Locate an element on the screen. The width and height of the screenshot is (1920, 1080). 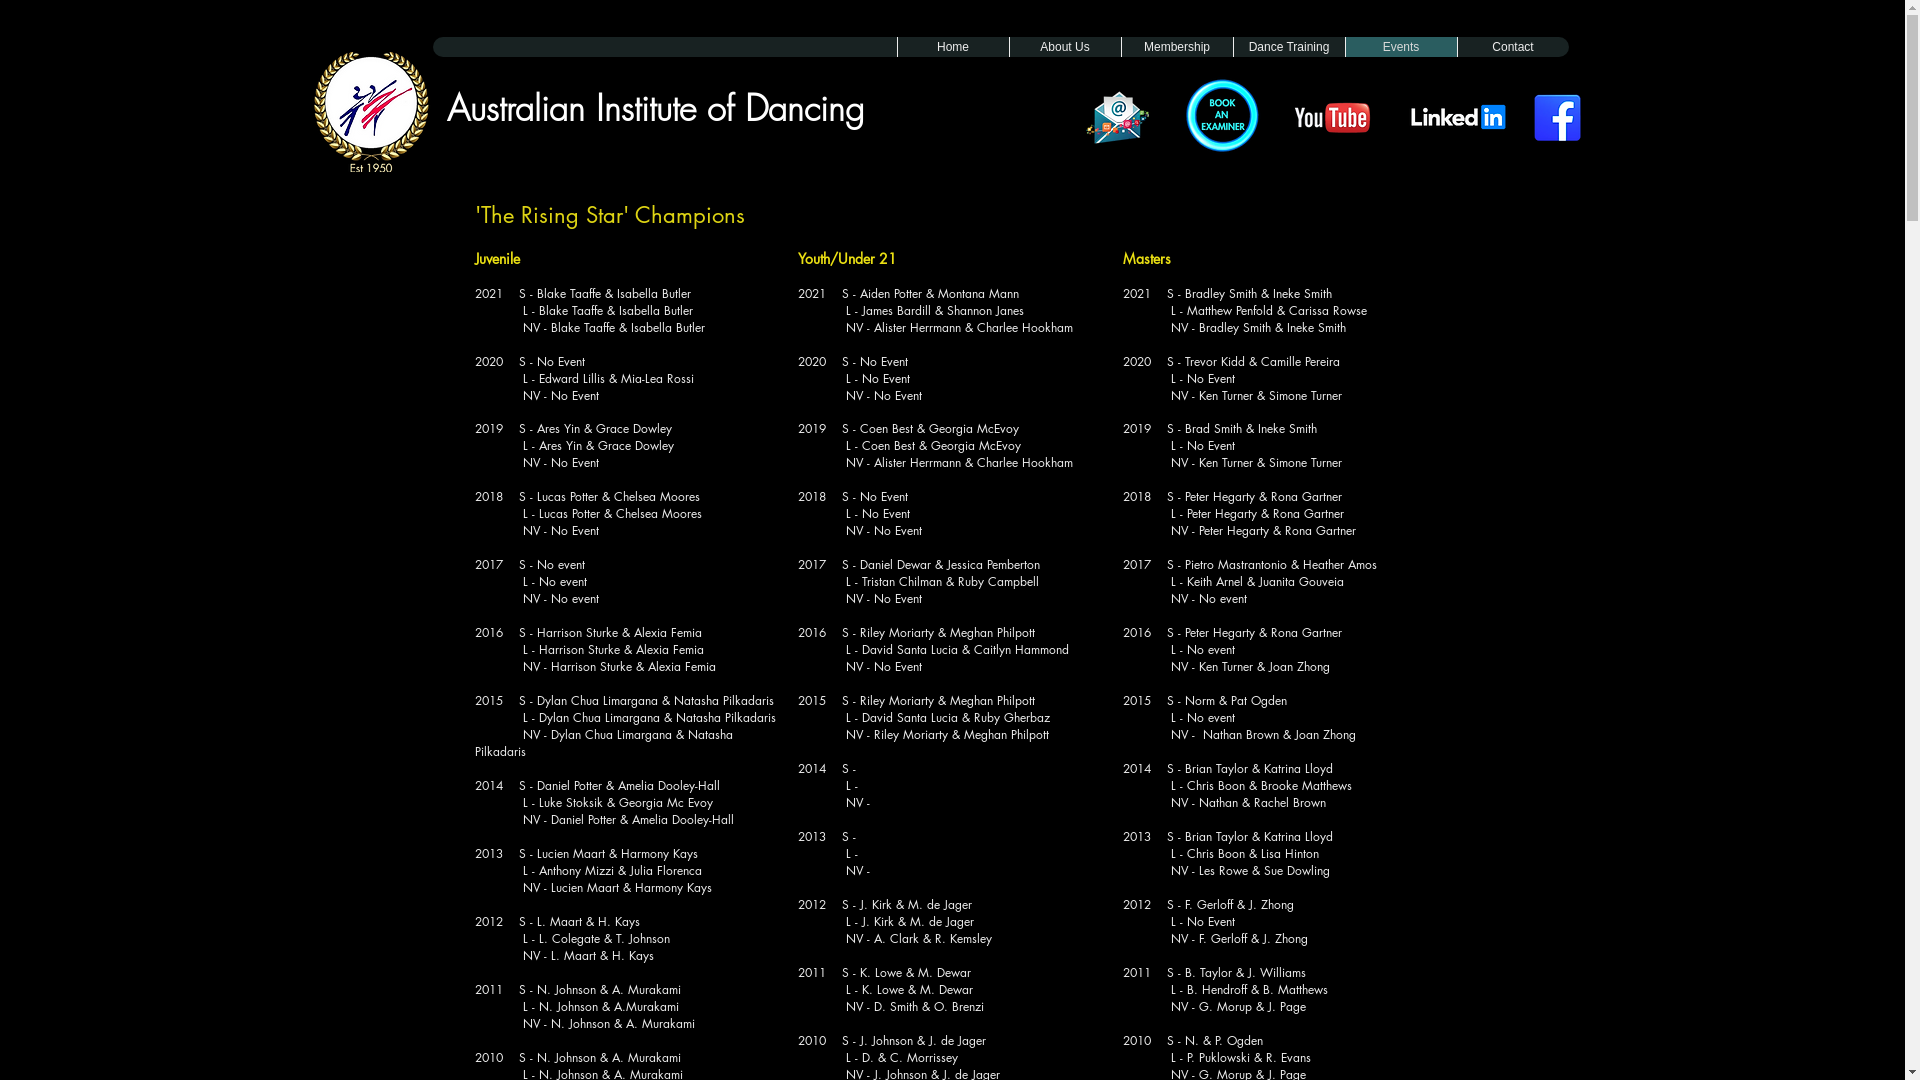
'Events' is located at coordinates (1399, 45).